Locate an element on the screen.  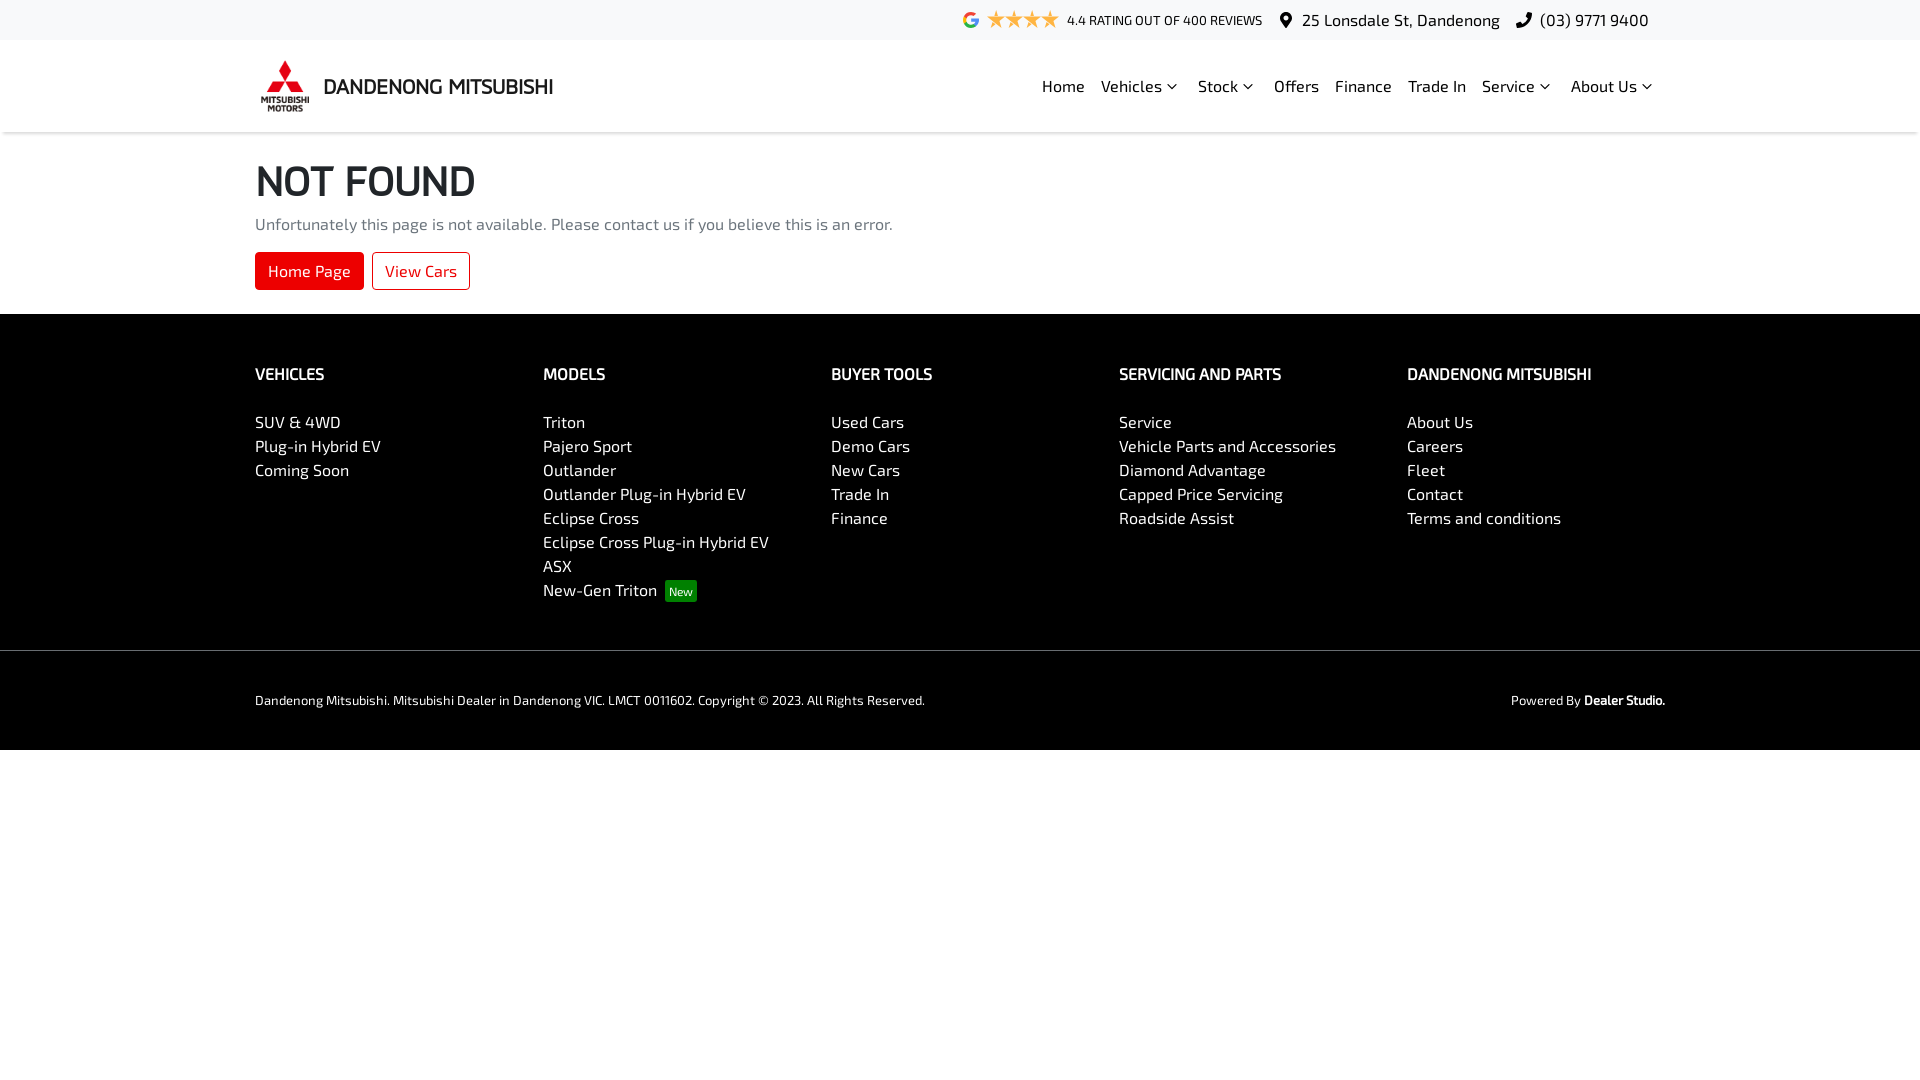
'Service' is located at coordinates (1518, 84).